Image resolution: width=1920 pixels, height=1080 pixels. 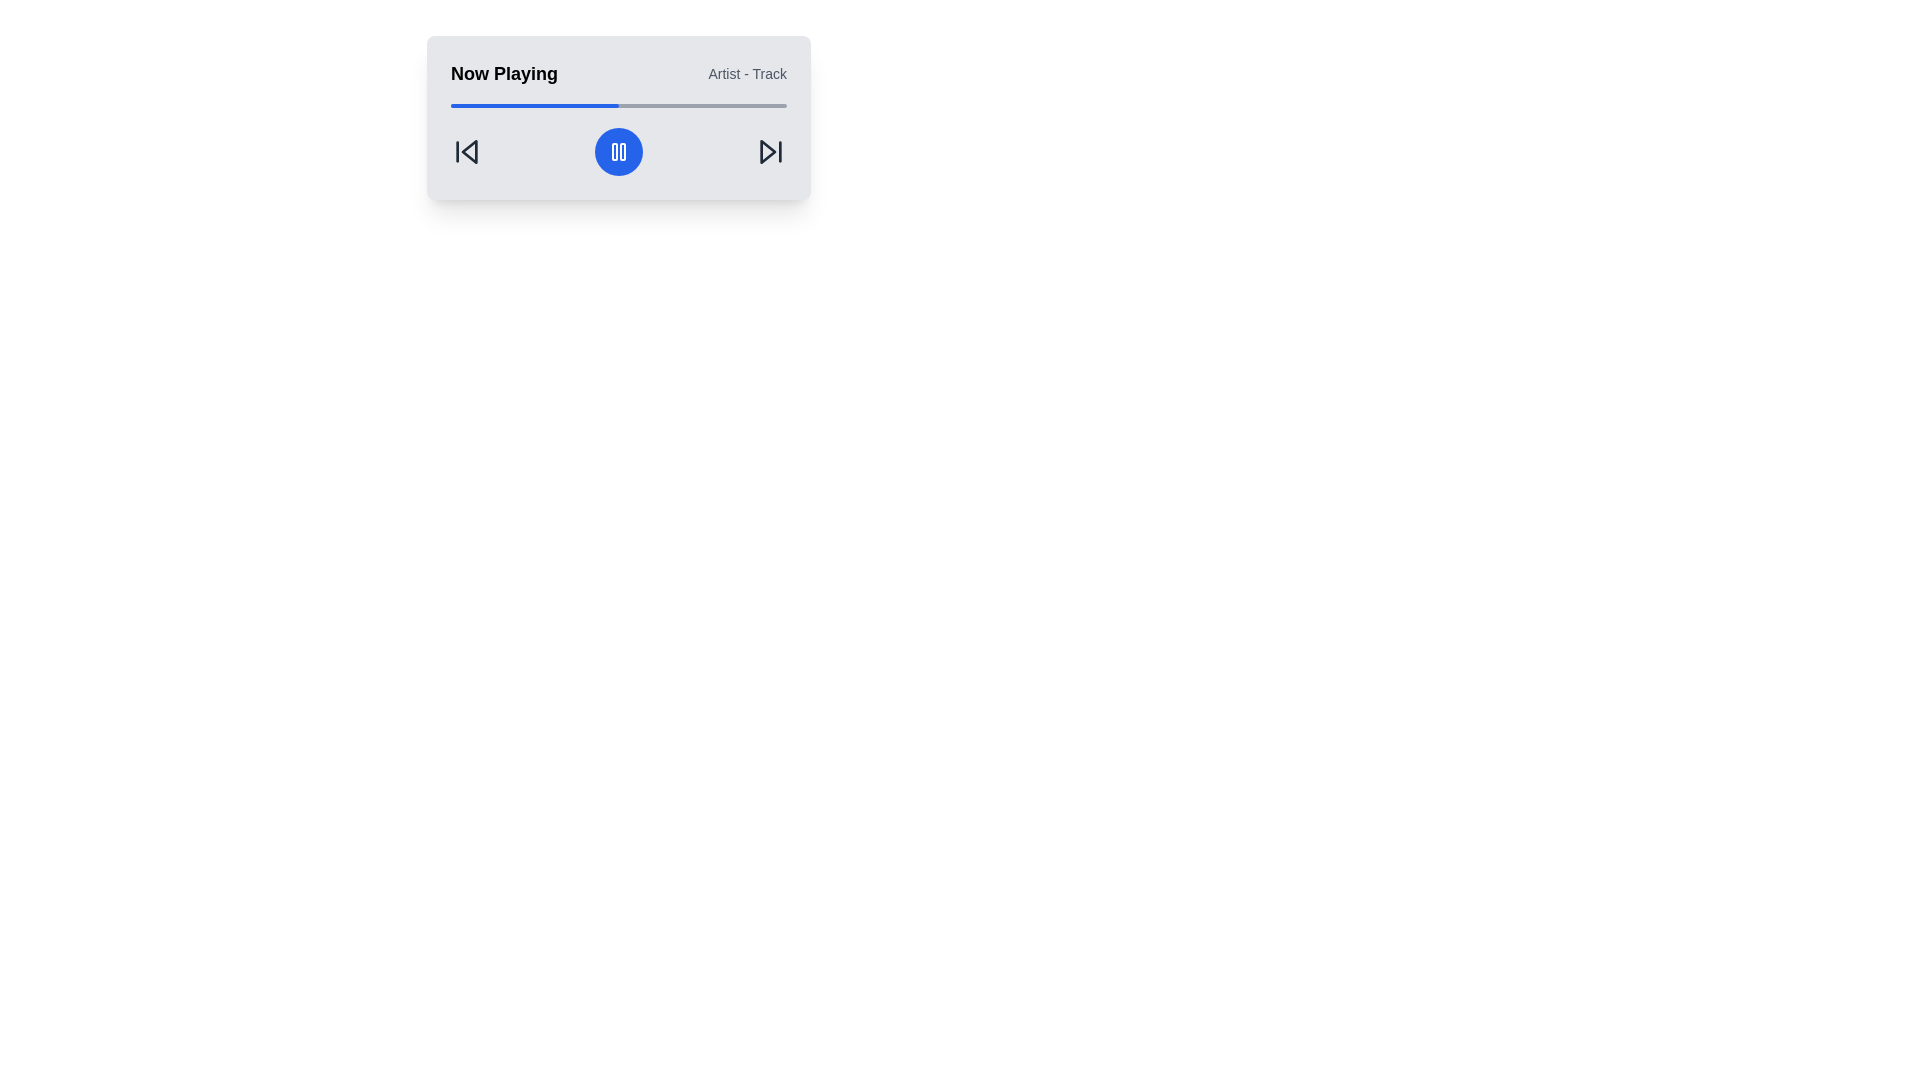 I want to click on the text label that displays the artist and track title, located in the top-right section of the music player interface, to the right of the 'Now Playing' label, so click(x=746, y=72).